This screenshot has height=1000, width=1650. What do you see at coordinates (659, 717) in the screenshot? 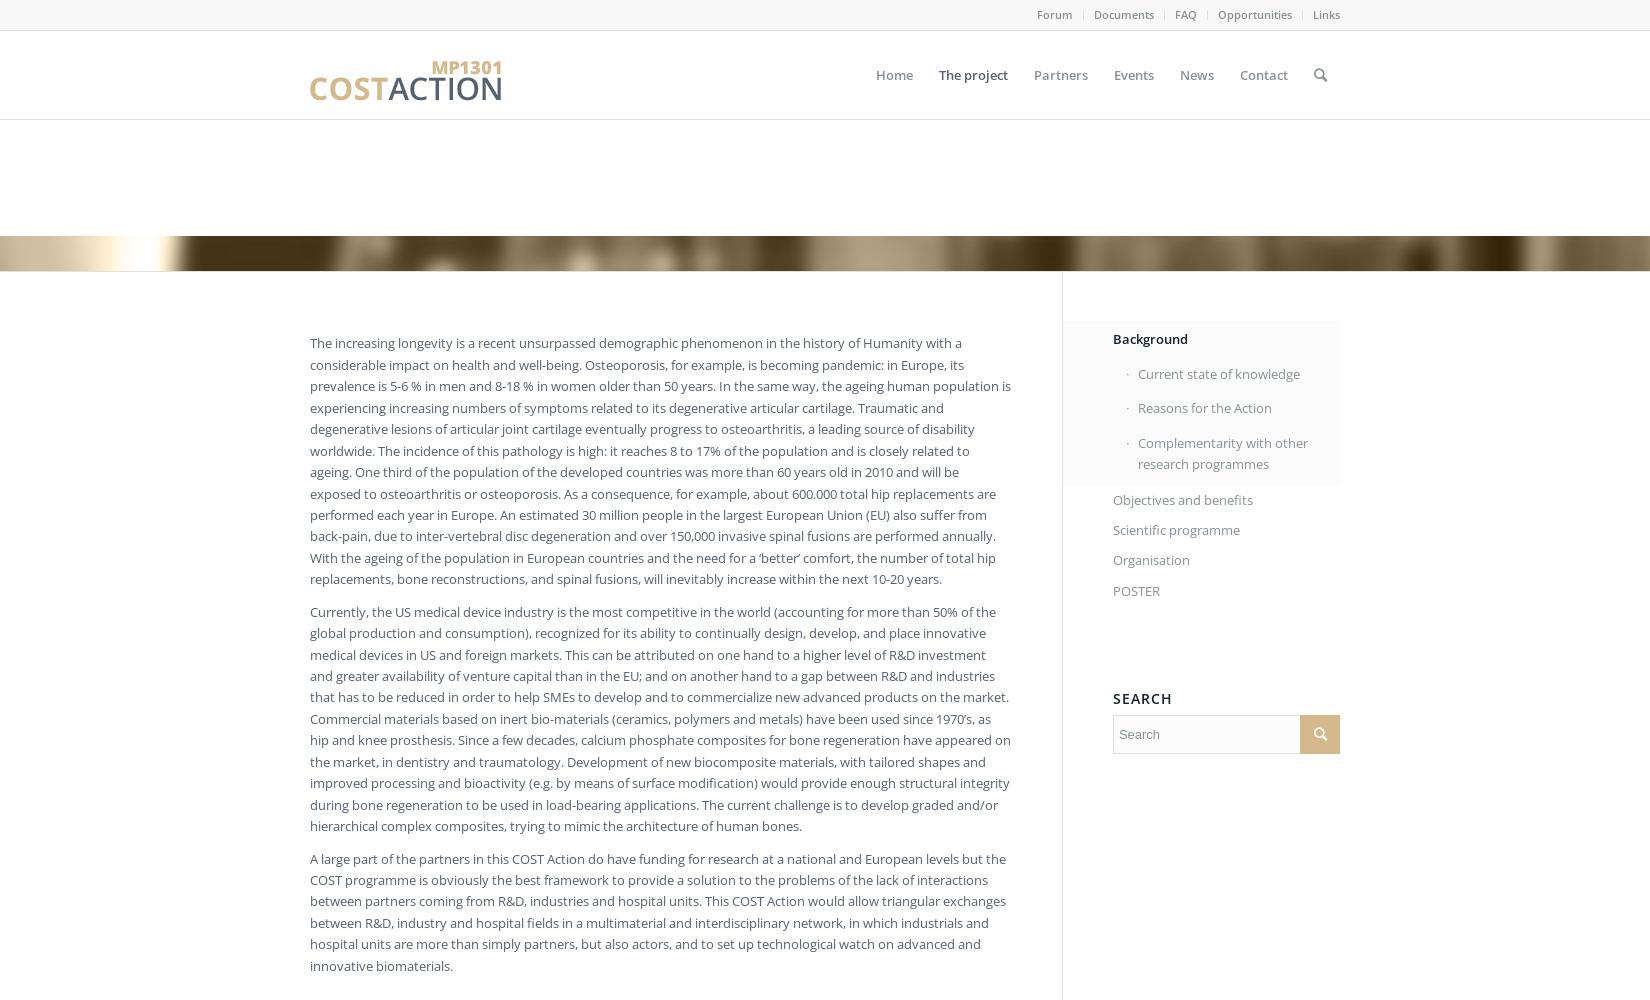
I see `'Currently, the US medical device industry is the most competitive in the world (accounting for more than 50% of the global production and consumption), recognized for its ability to continually design, develop, and place innovative medical devices in US and foreign markets. This can be attributed on one hand to a higher level of R&D investment and greater availability of venture capital than in the EU; and on another hand to a gap between R&D and industries that has to be reduced in order to help SMEs to develop and to commercialize new advanced products on the market. Commercial materials based on inert bio-materials (ceramics, polymers and metals) have been used since 1970’s, as hip and knee prosthesis. Since a few decades, calcium phosphate composites for bone regeneration have appeared on the market, in dentistry and traumatology. Development of new biocomposite materials, with tailored shapes and improved processing and bioactivity (e.g. by means of surface modification) would provide enough structural integrity during bone regeneration to be used in load-bearing applications. The current challenge is to develop graded and/or hierarchical complex composites, trying to mimic the architecture of human bones.'` at bounding box center [659, 717].